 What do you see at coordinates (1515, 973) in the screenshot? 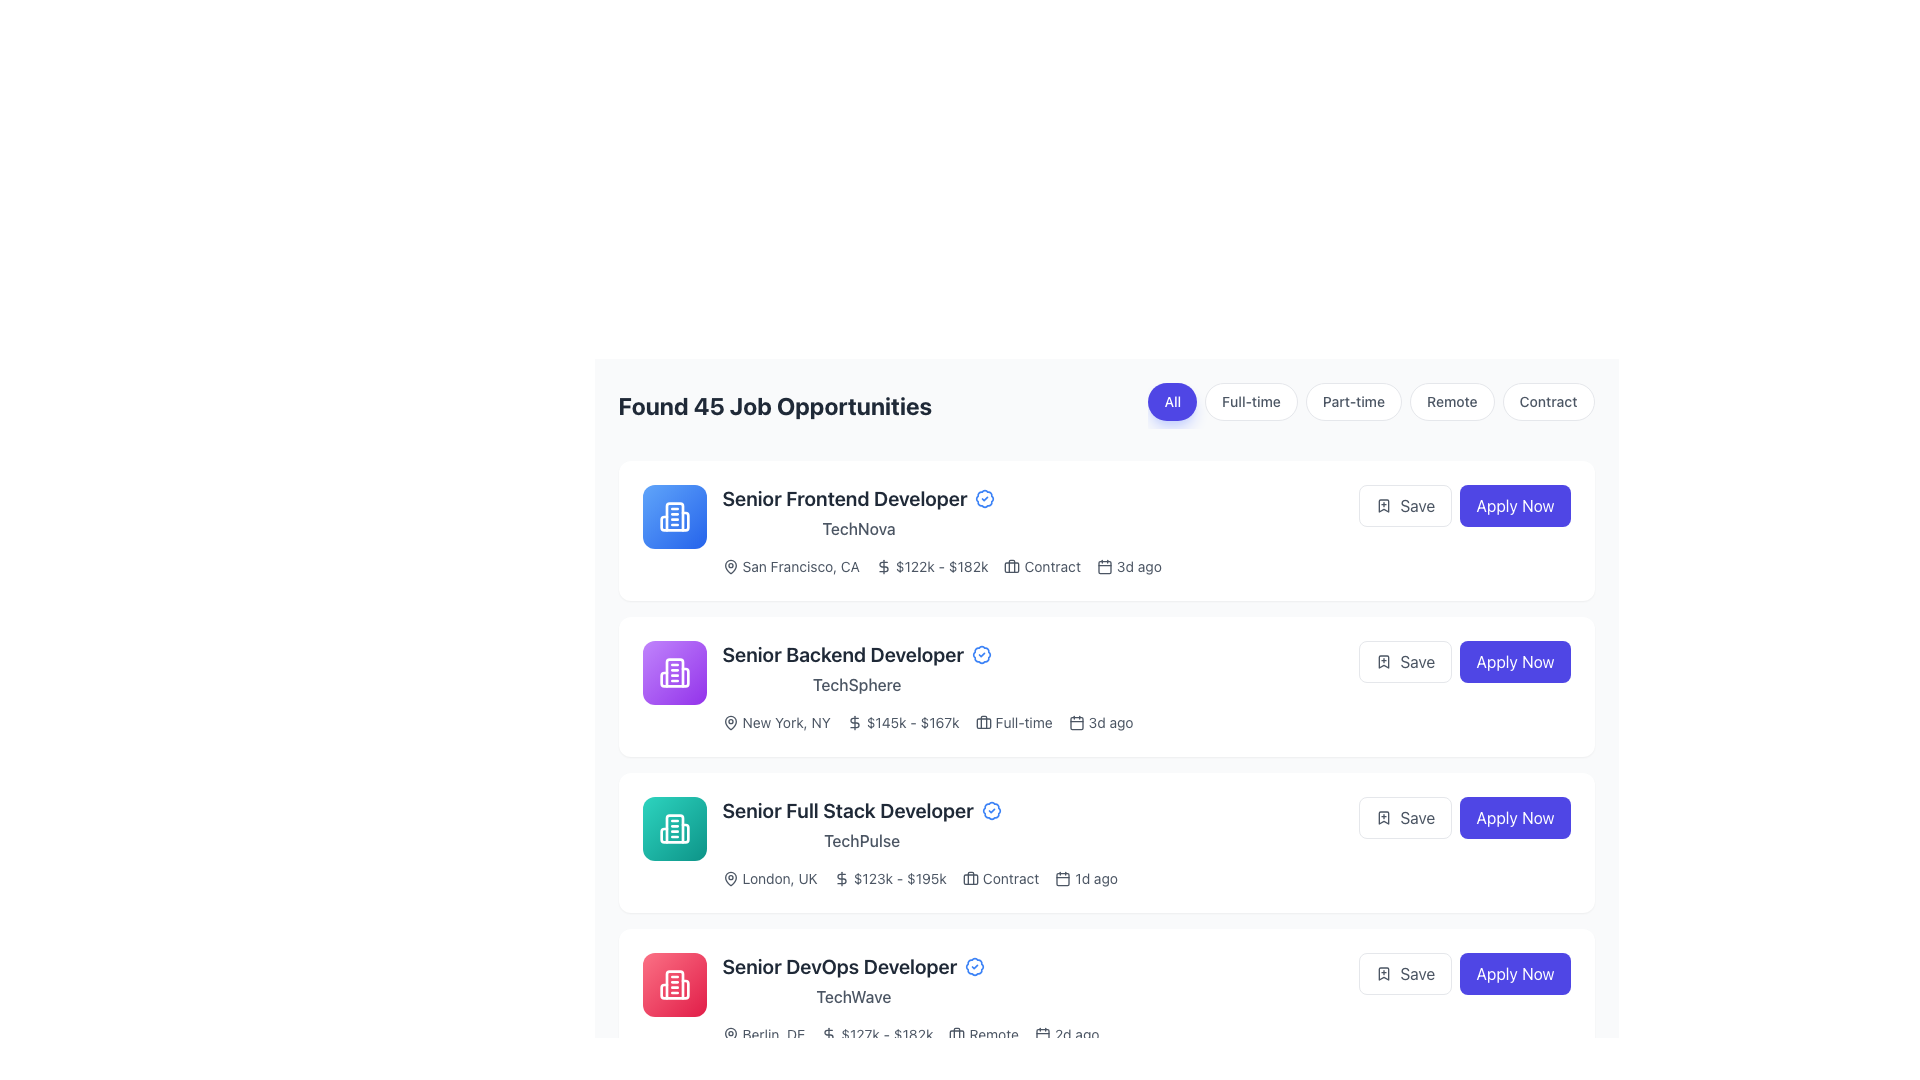
I see `the 'Apply Now' button, which is located at the bottom of the fourth job listing card and has an indigo background color that changes on hover` at bounding box center [1515, 973].